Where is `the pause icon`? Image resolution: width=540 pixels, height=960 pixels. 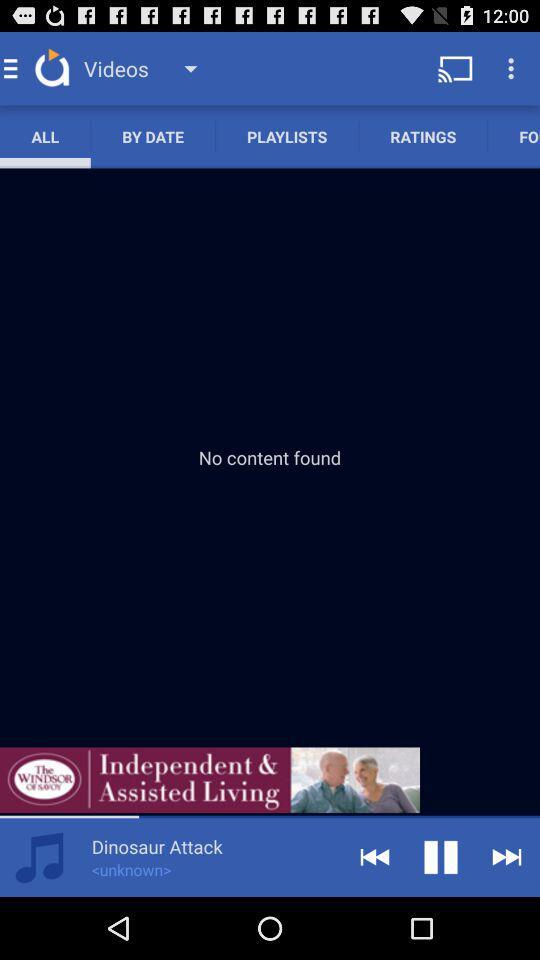
the pause icon is located at coordinates (441, 917).